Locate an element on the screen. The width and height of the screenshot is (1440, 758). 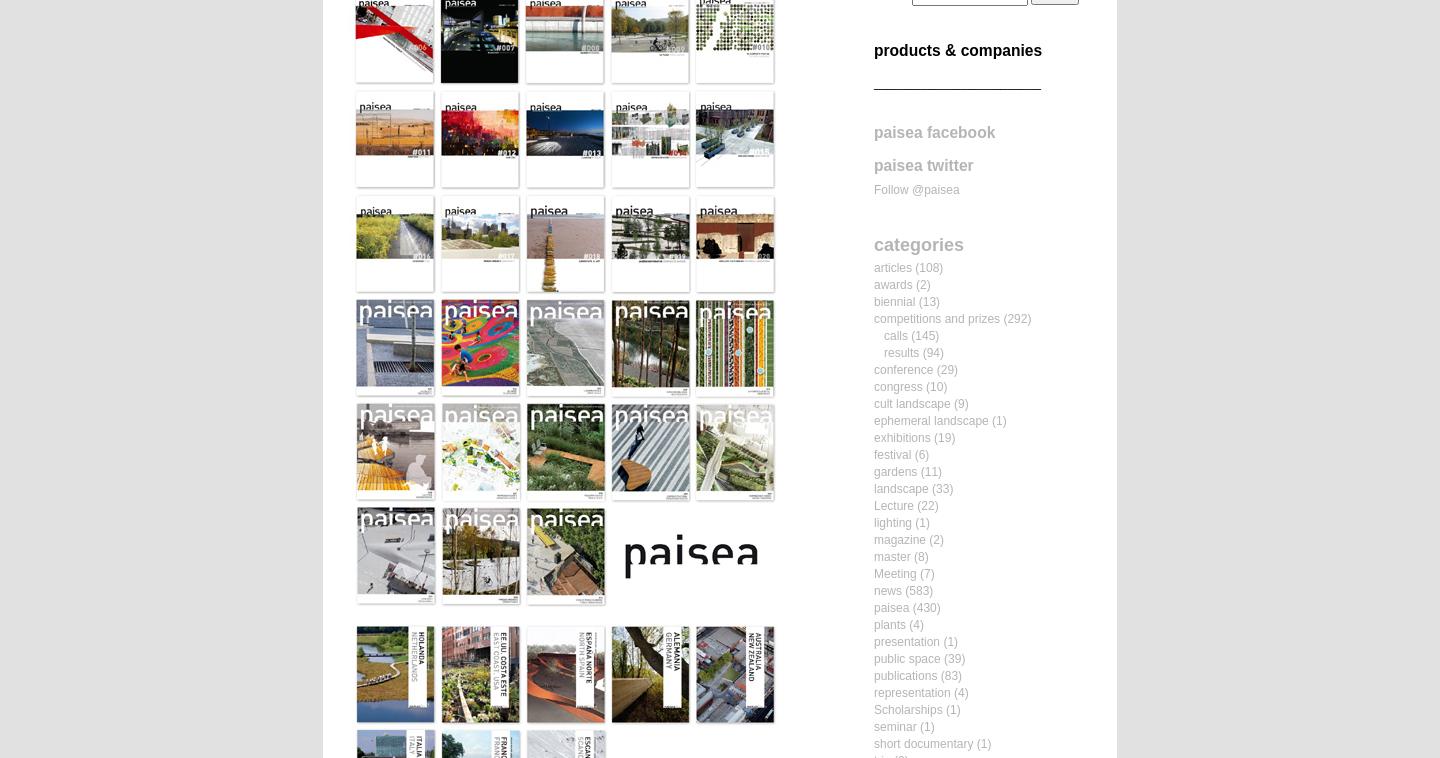
'(83)' is located at coordinates (949, 675).